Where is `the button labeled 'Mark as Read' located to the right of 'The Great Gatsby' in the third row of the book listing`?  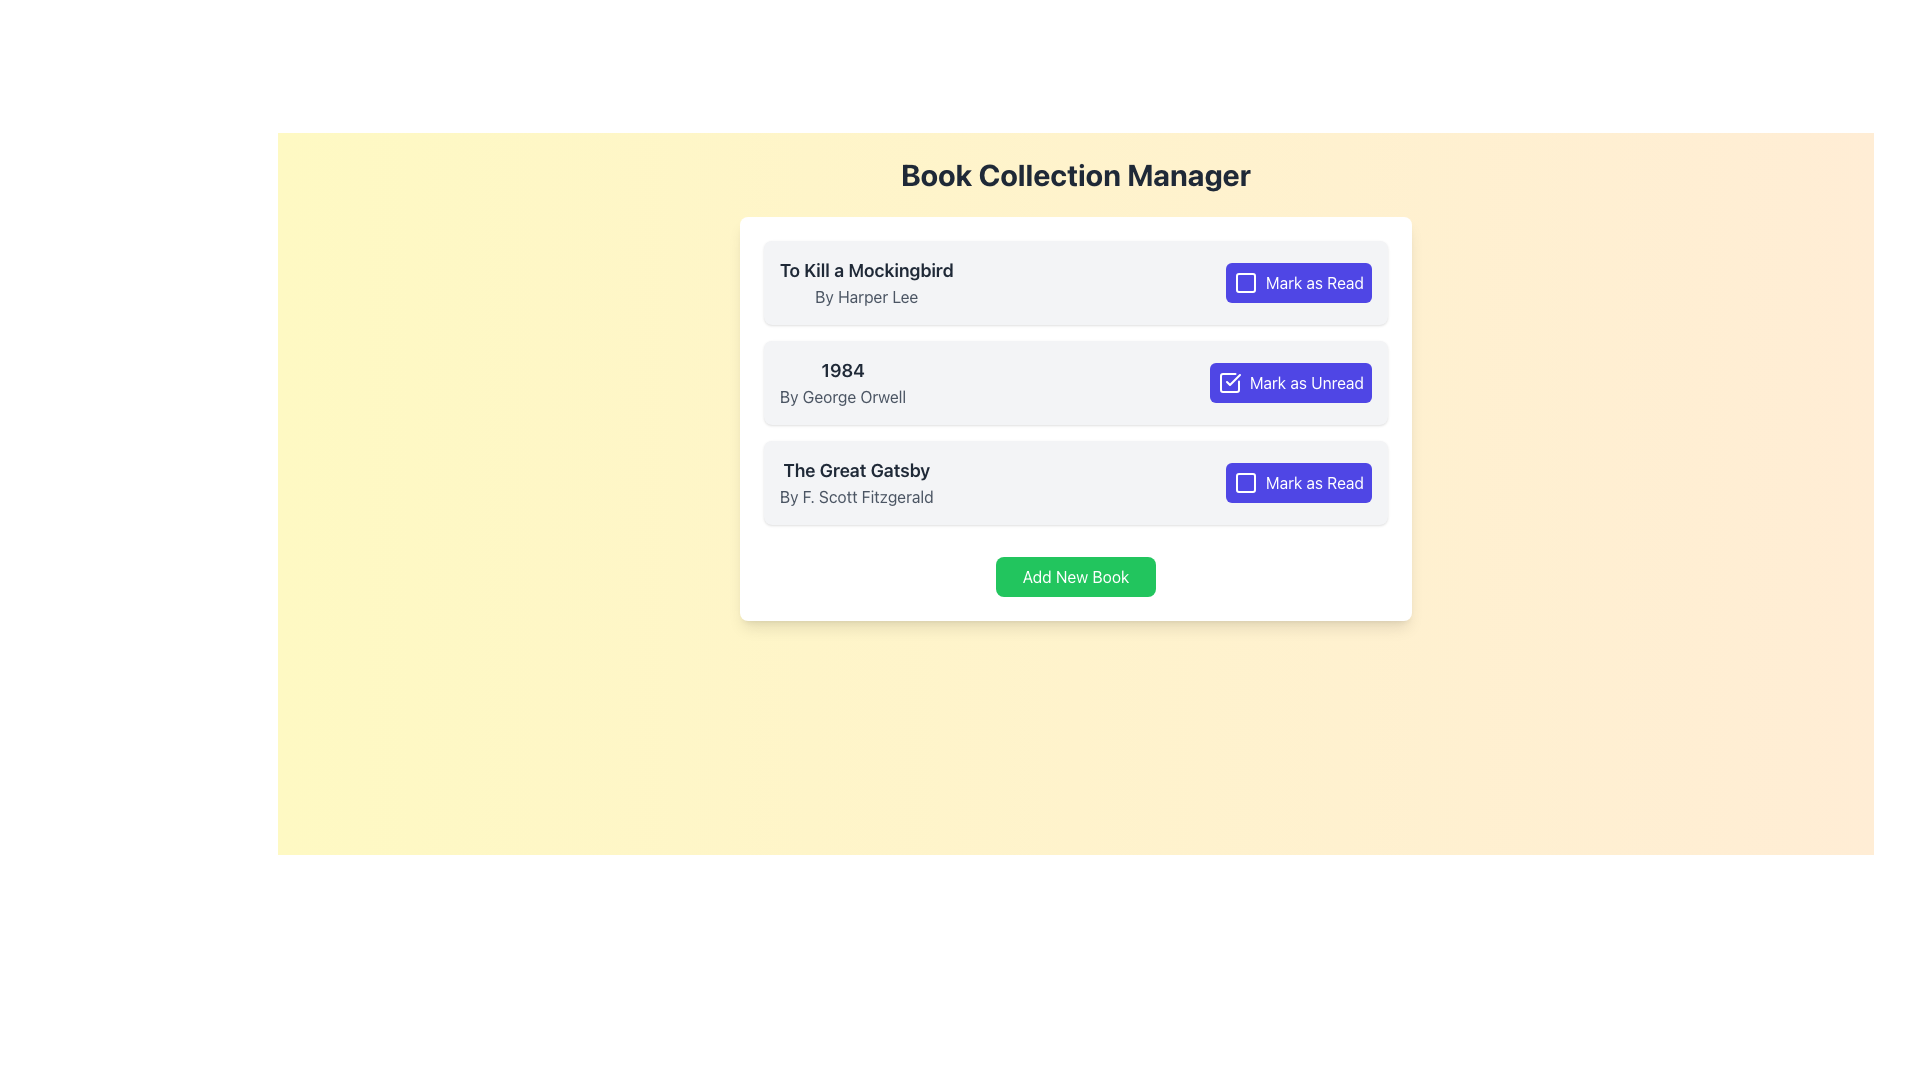 the button labeled 'Mark as Read' located to the right of 'The Great Gatsby' in the third row of the book listing is located at coordinates (1315, 482).